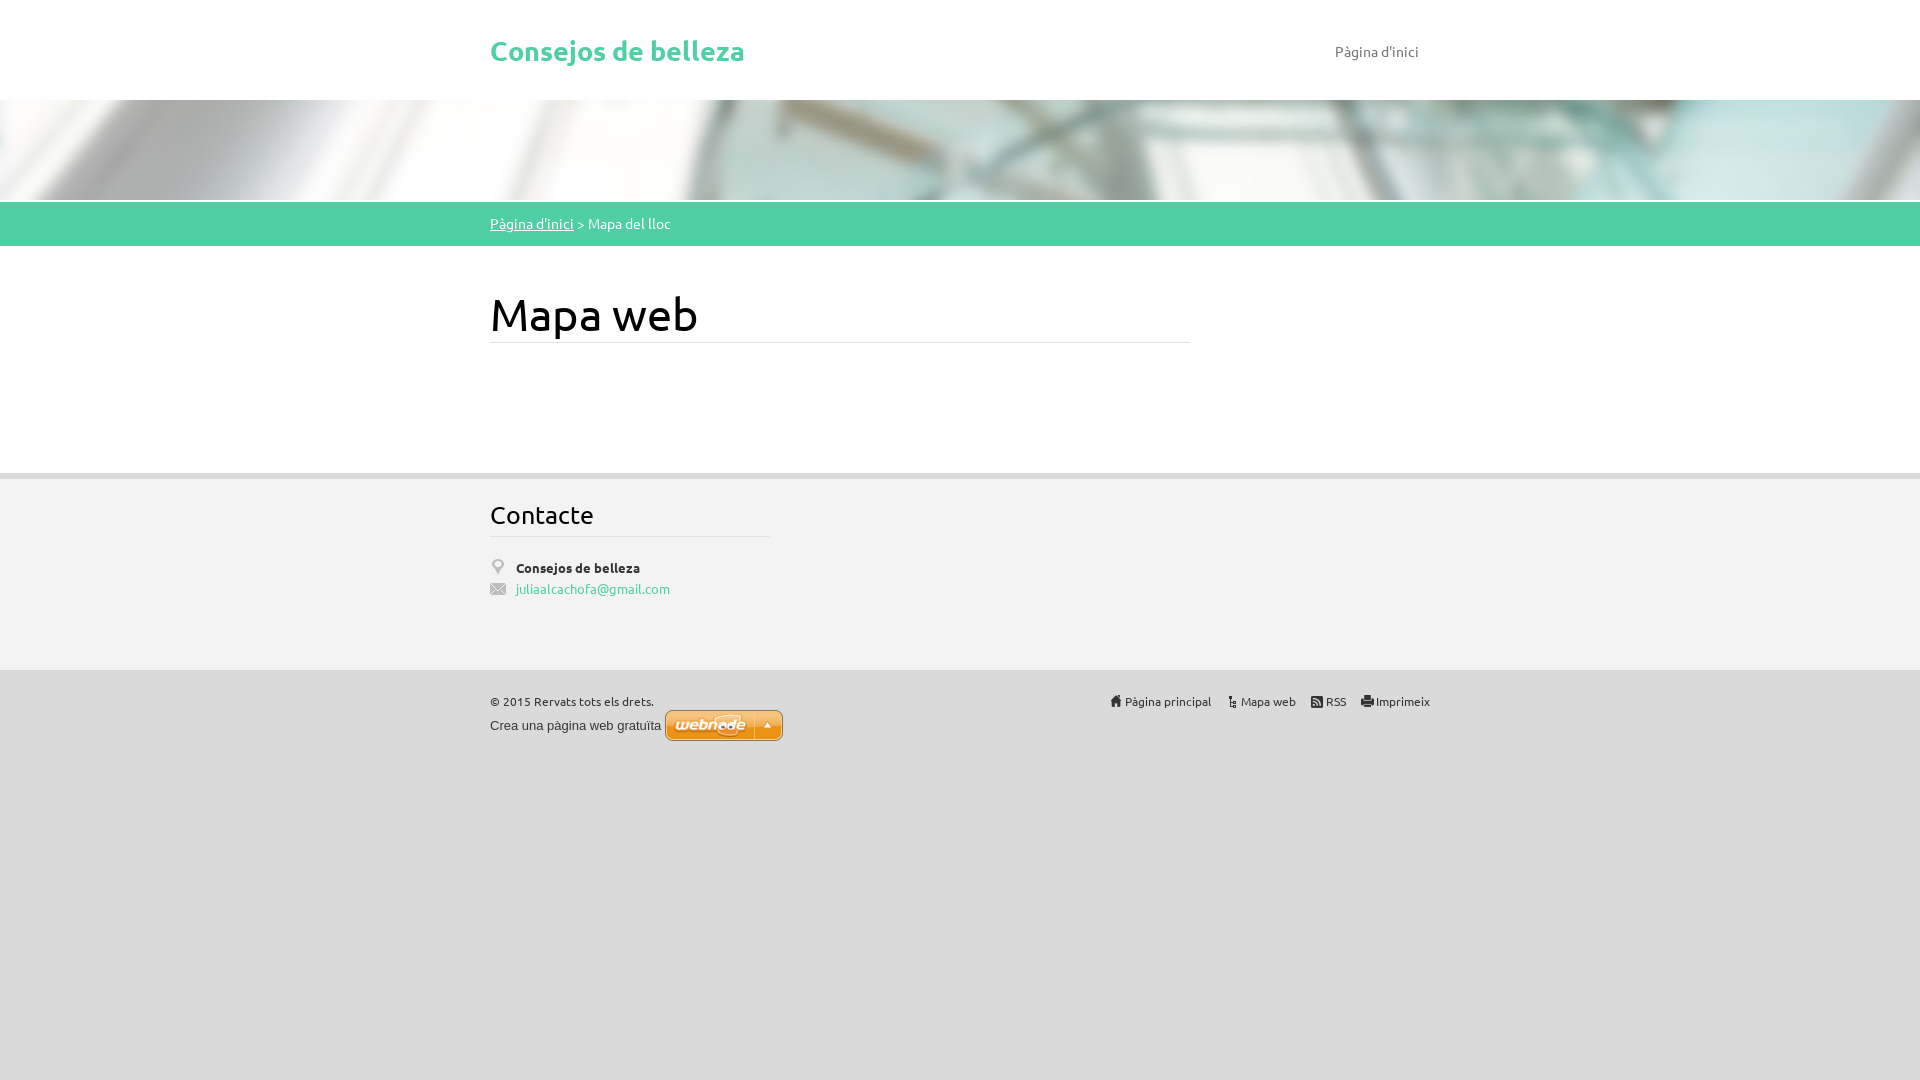 The image size is (1920, 1080). Describe the element at coordinates (1267, 700) in the screenshot. I see `'Mapa web'` at that location.